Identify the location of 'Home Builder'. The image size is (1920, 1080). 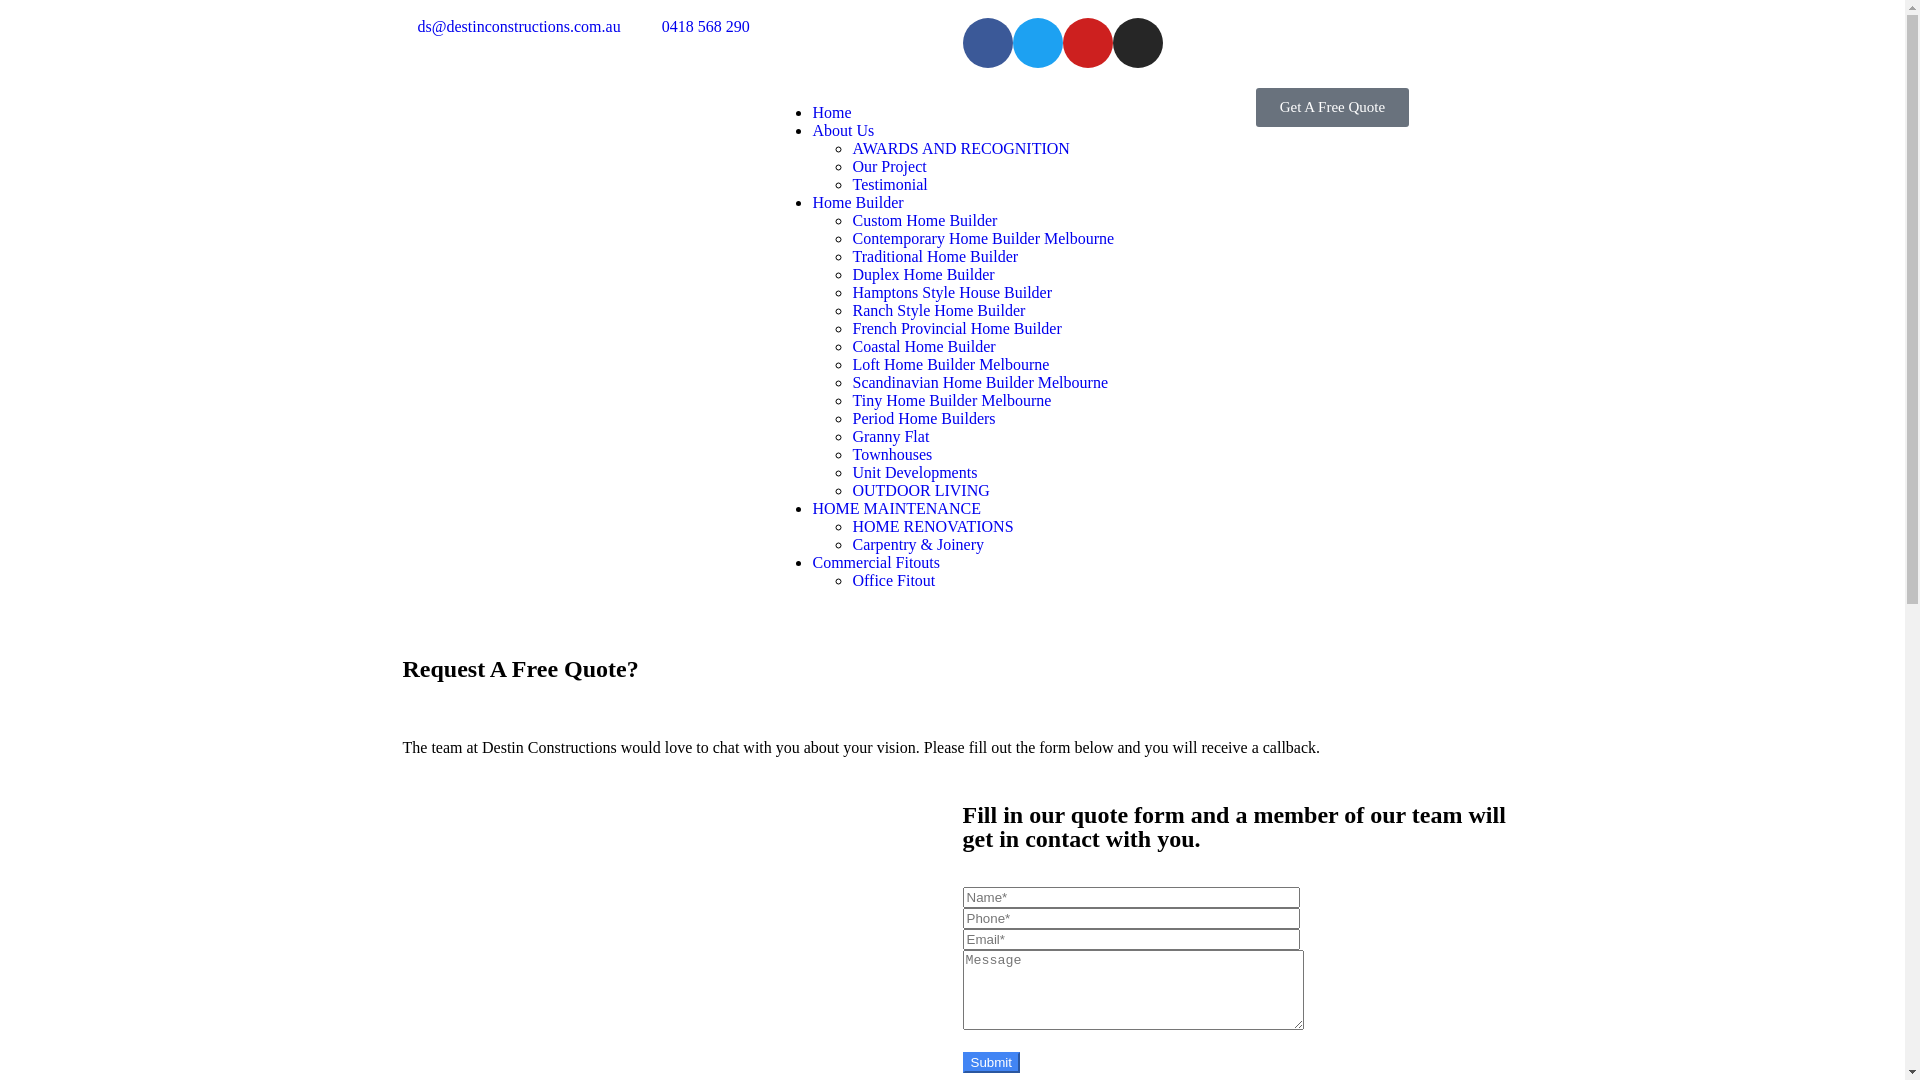
(857, 202).